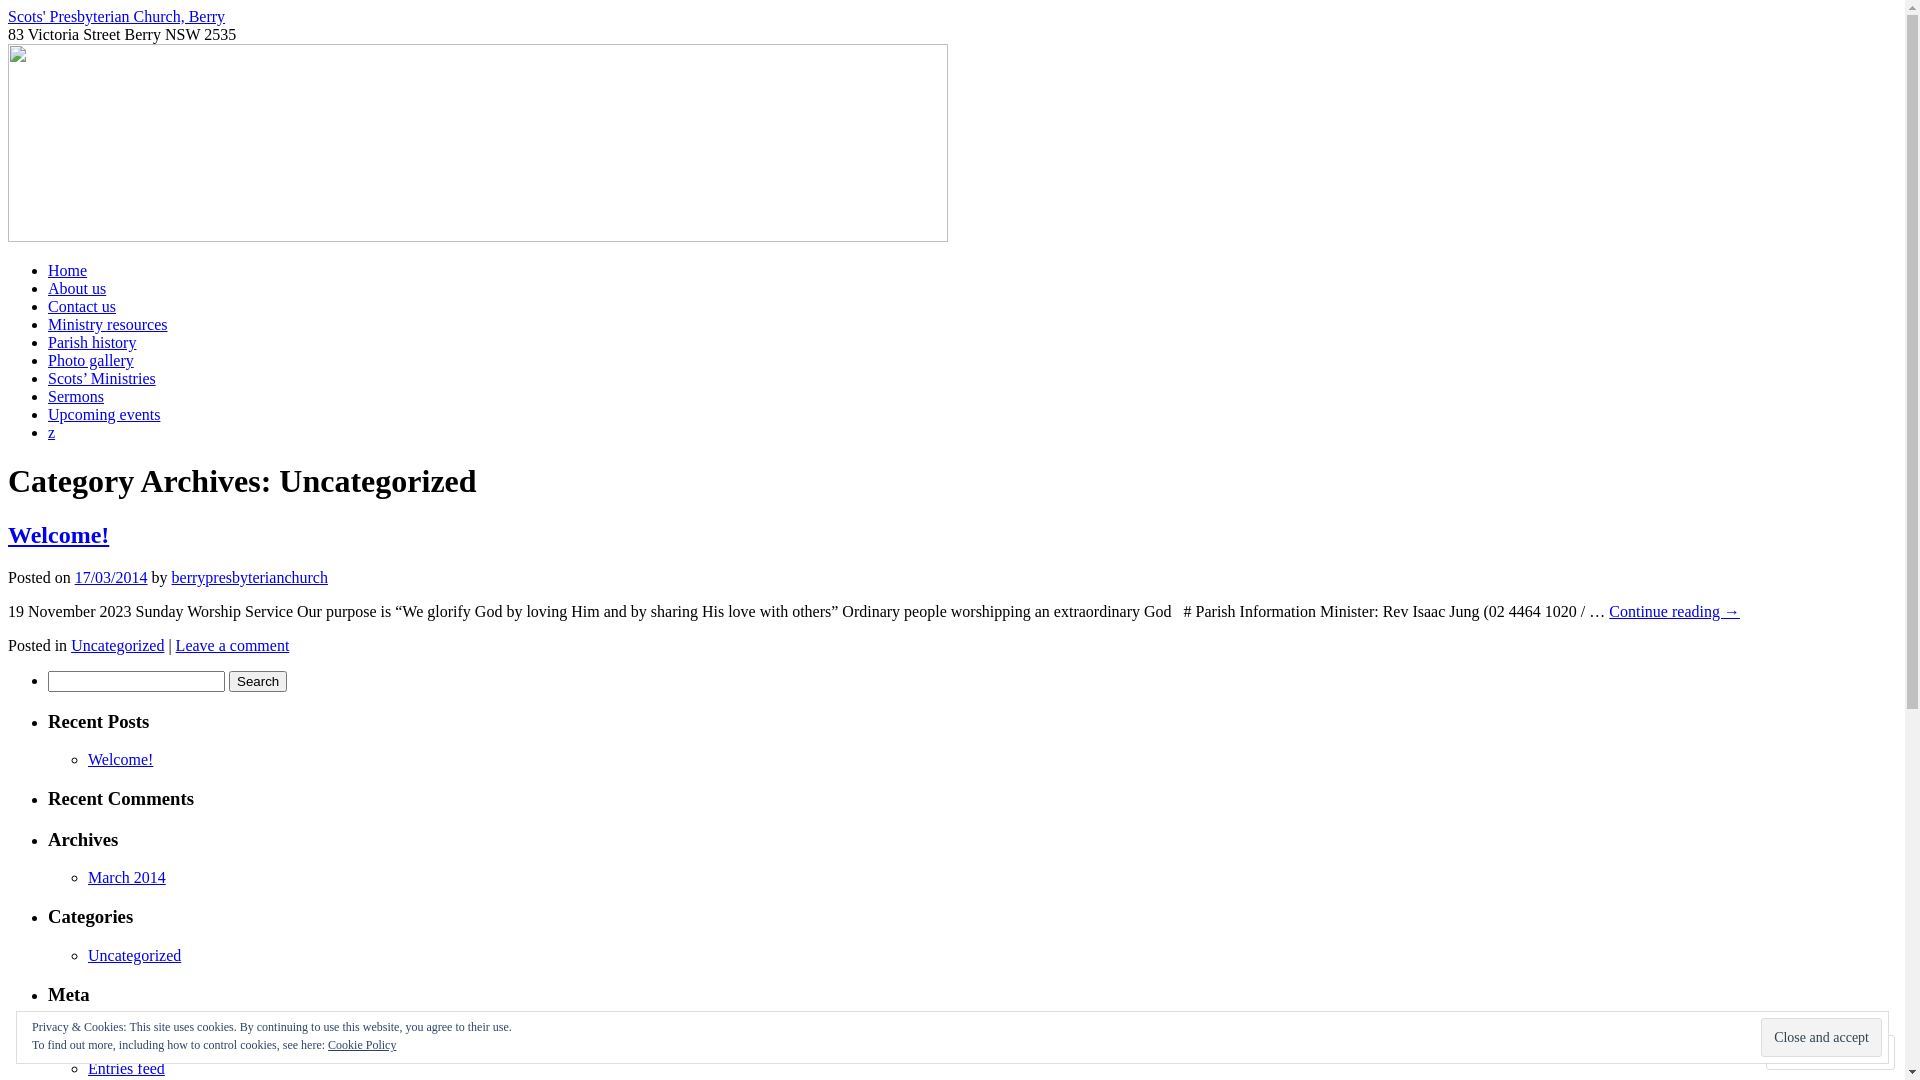 This screenshot has width=1920, height=1080. I want to click on 'Log in', so click(108, 1049).